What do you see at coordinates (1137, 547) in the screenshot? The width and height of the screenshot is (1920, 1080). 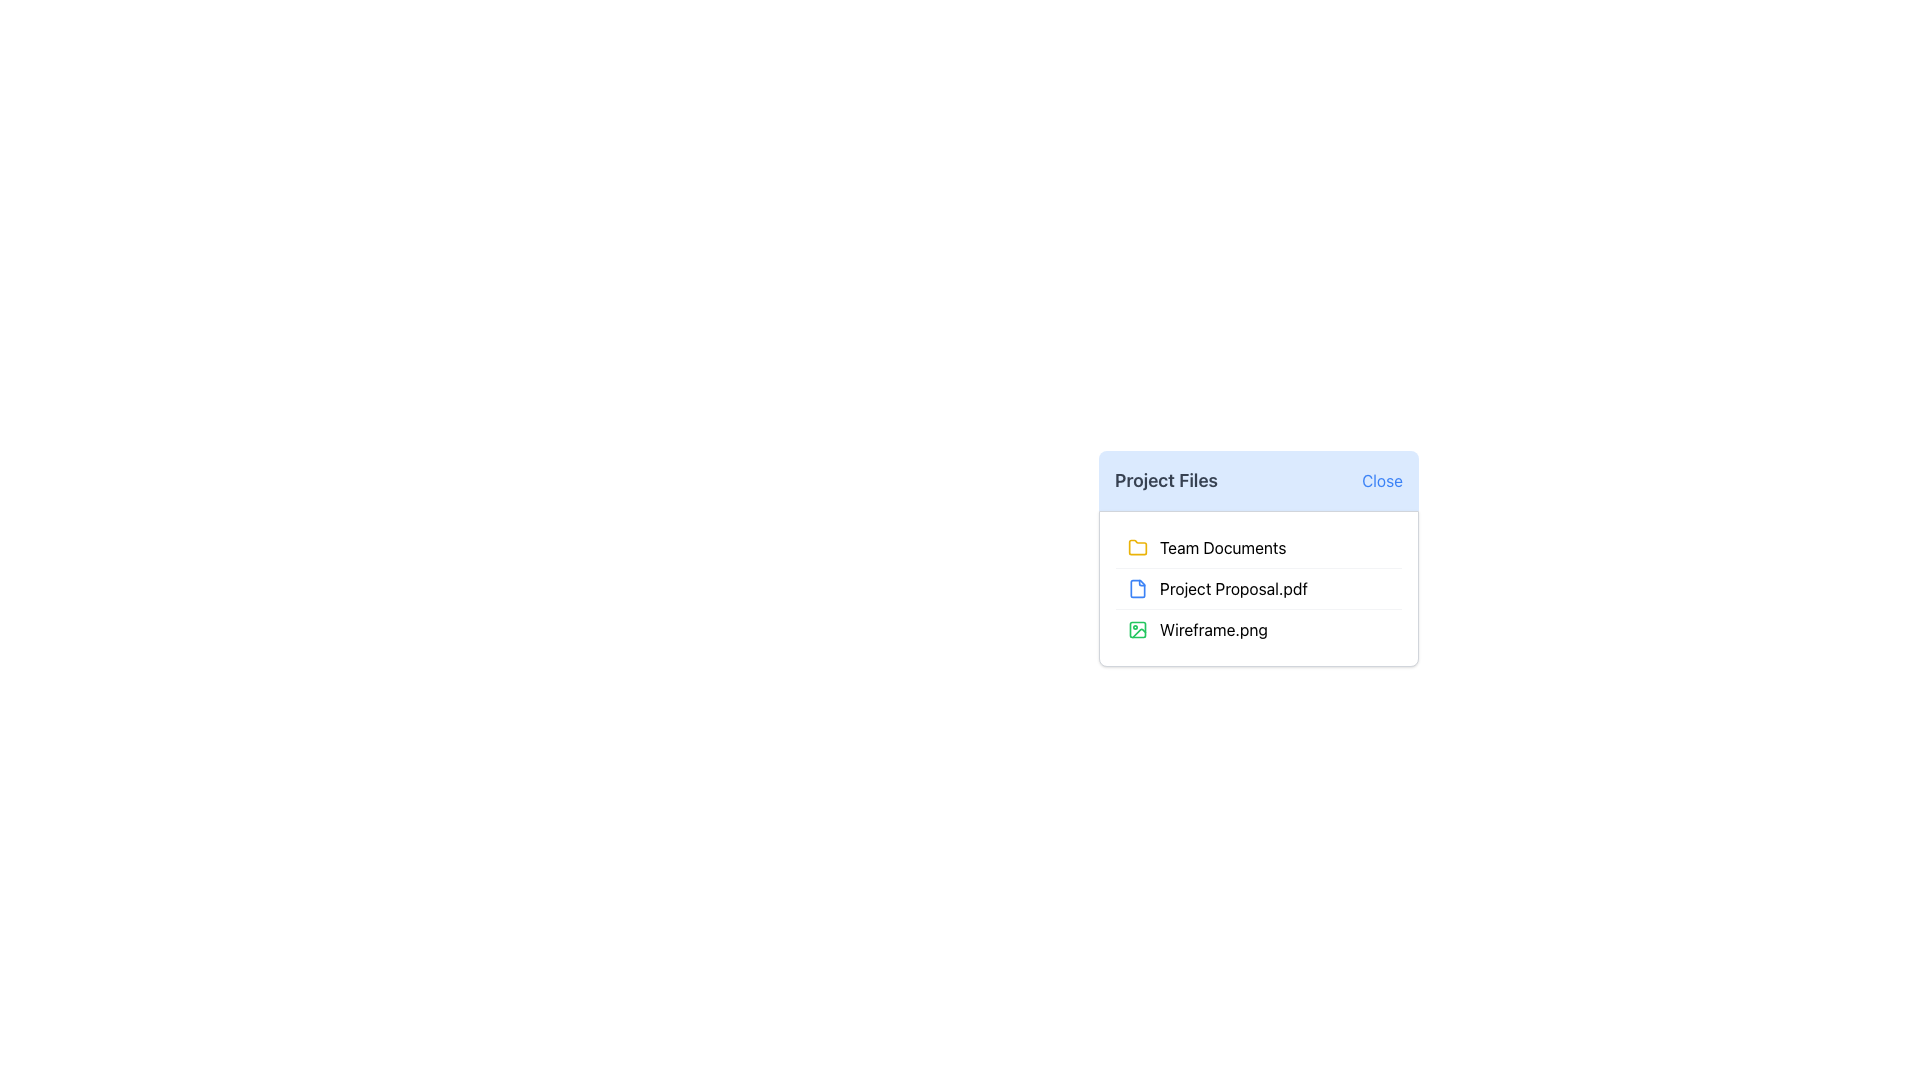 I see `the folder icon representing 'Team Documents' in the Project Files panel` at bounding box center [1137, 547].